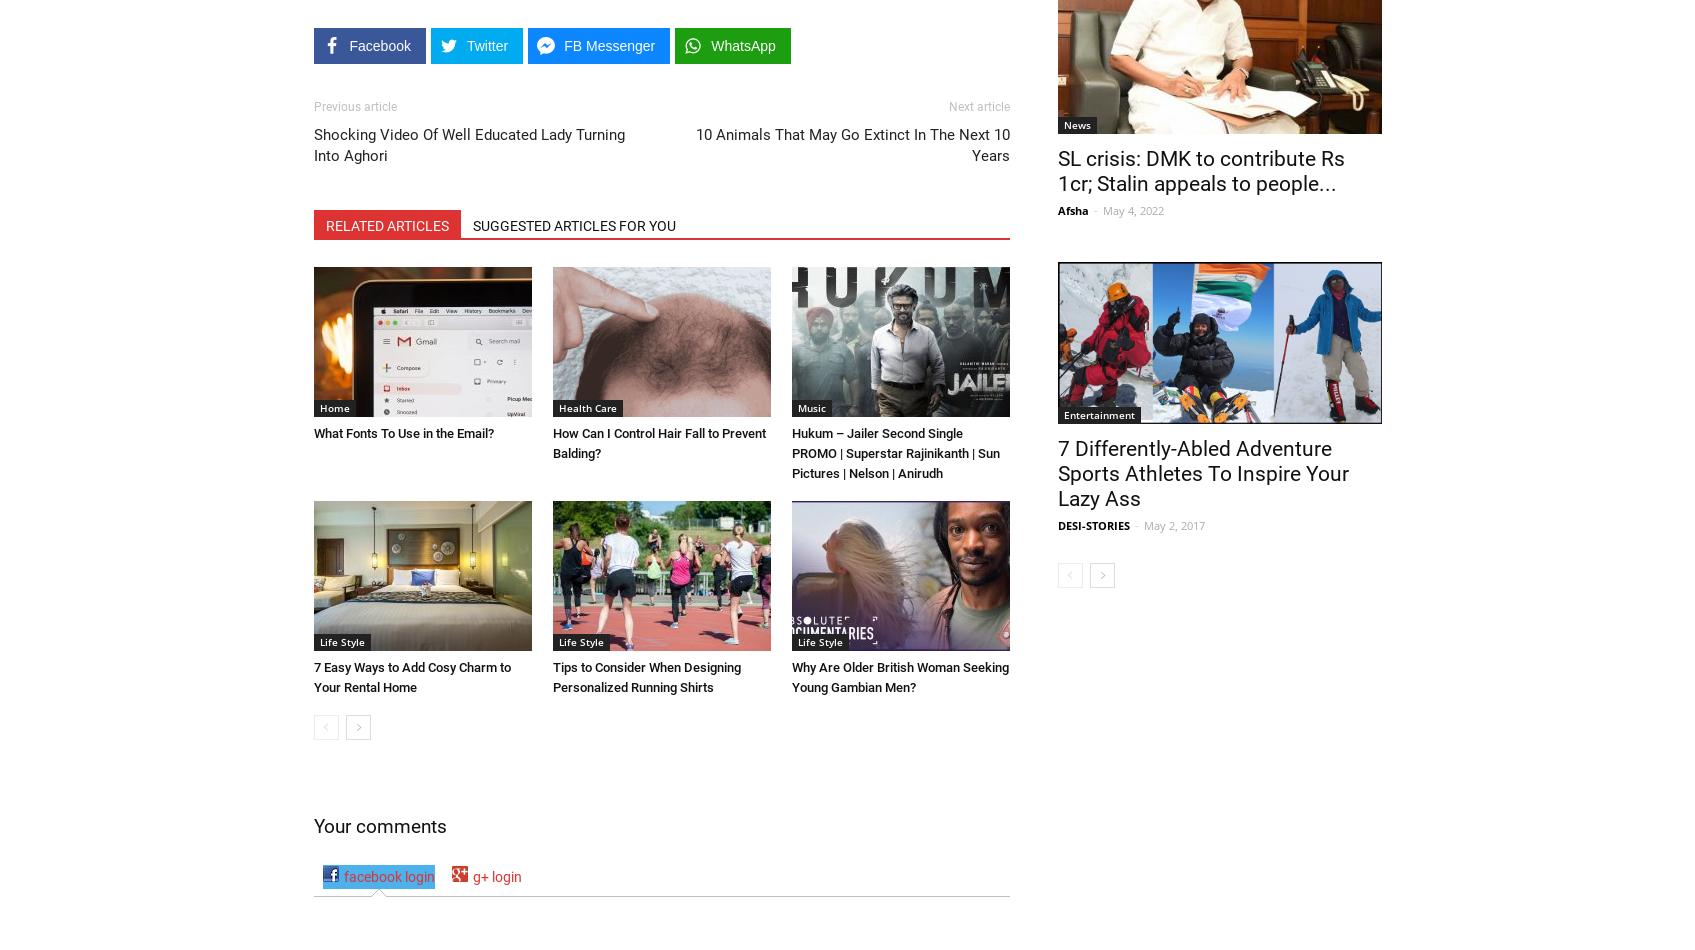  Describe the element at coordinates (385, 224) in the screenshot. I see `'RELATED ARTICLES'` at that location.